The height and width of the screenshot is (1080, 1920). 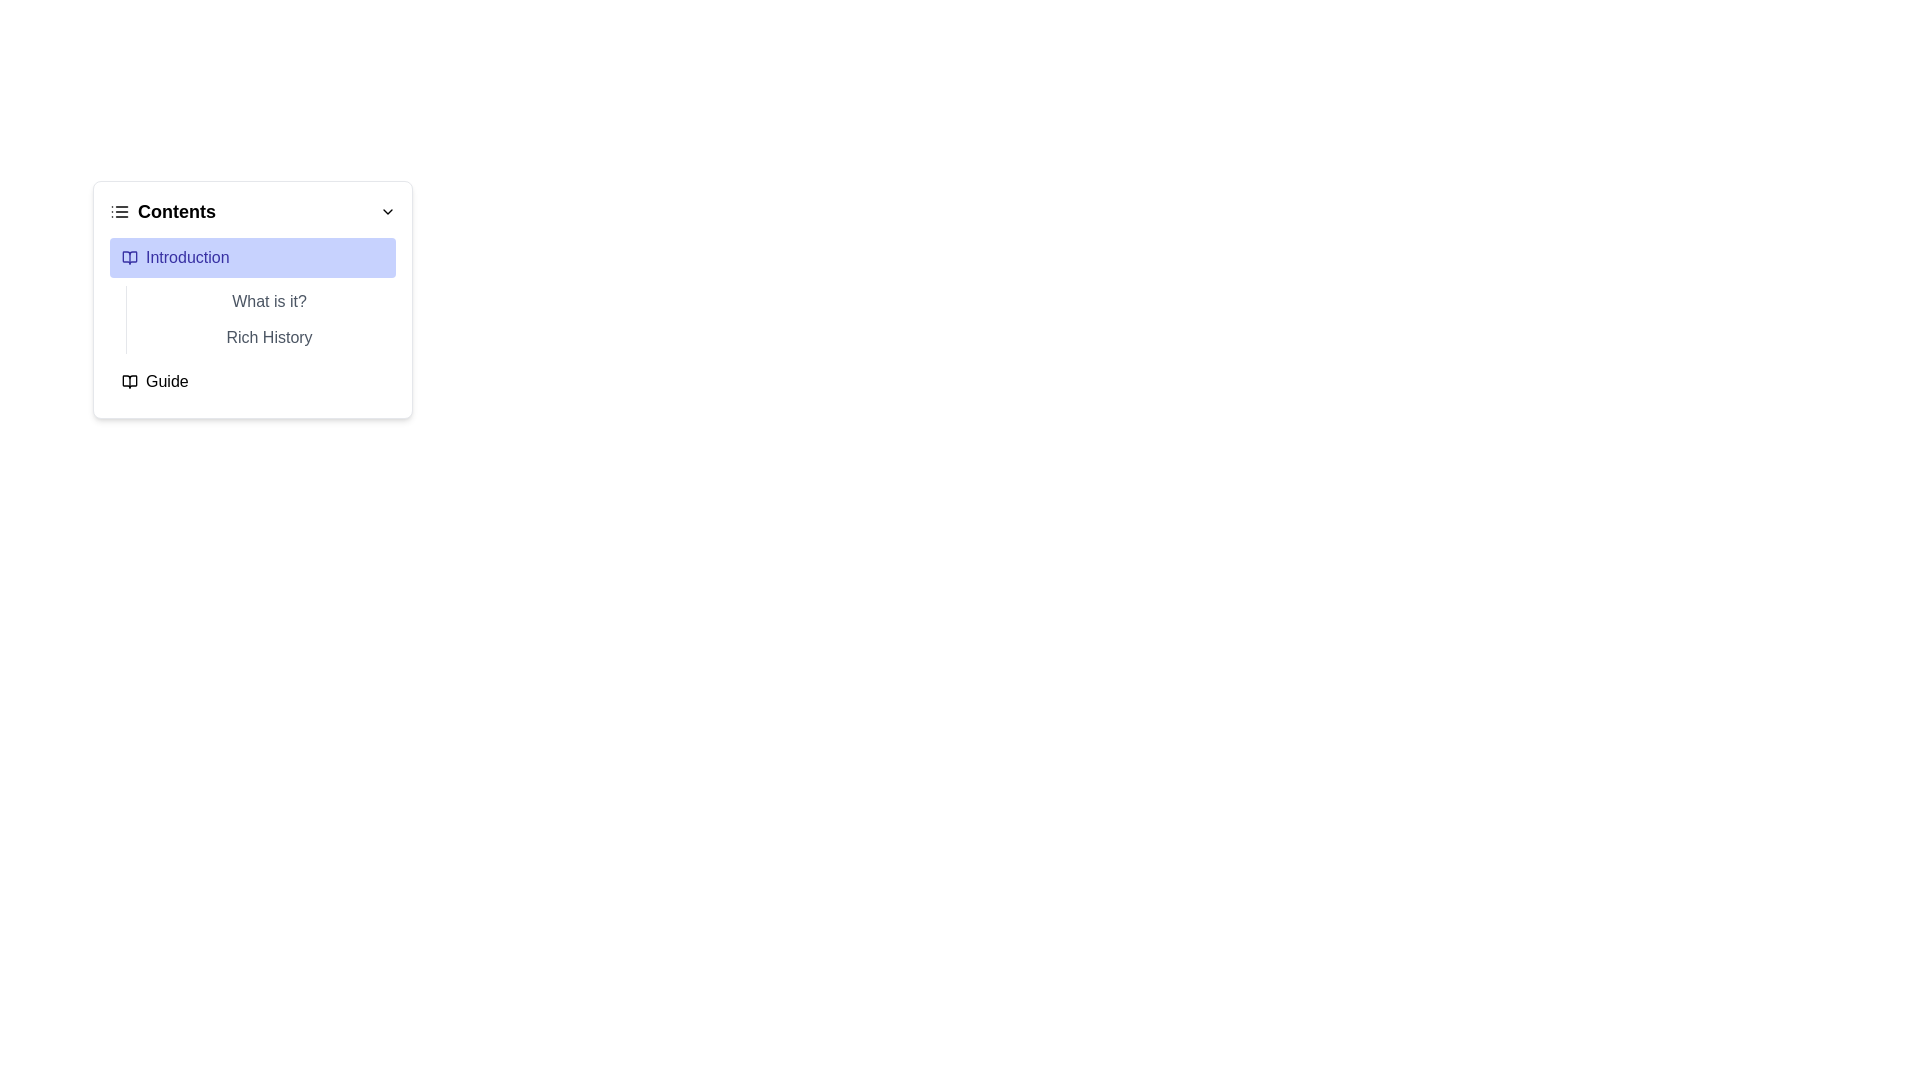 I want to click on the informational text block located beneath the 'Introduction' section in the navigation menu, which is the second element in the list, so click(x=259, y=319).